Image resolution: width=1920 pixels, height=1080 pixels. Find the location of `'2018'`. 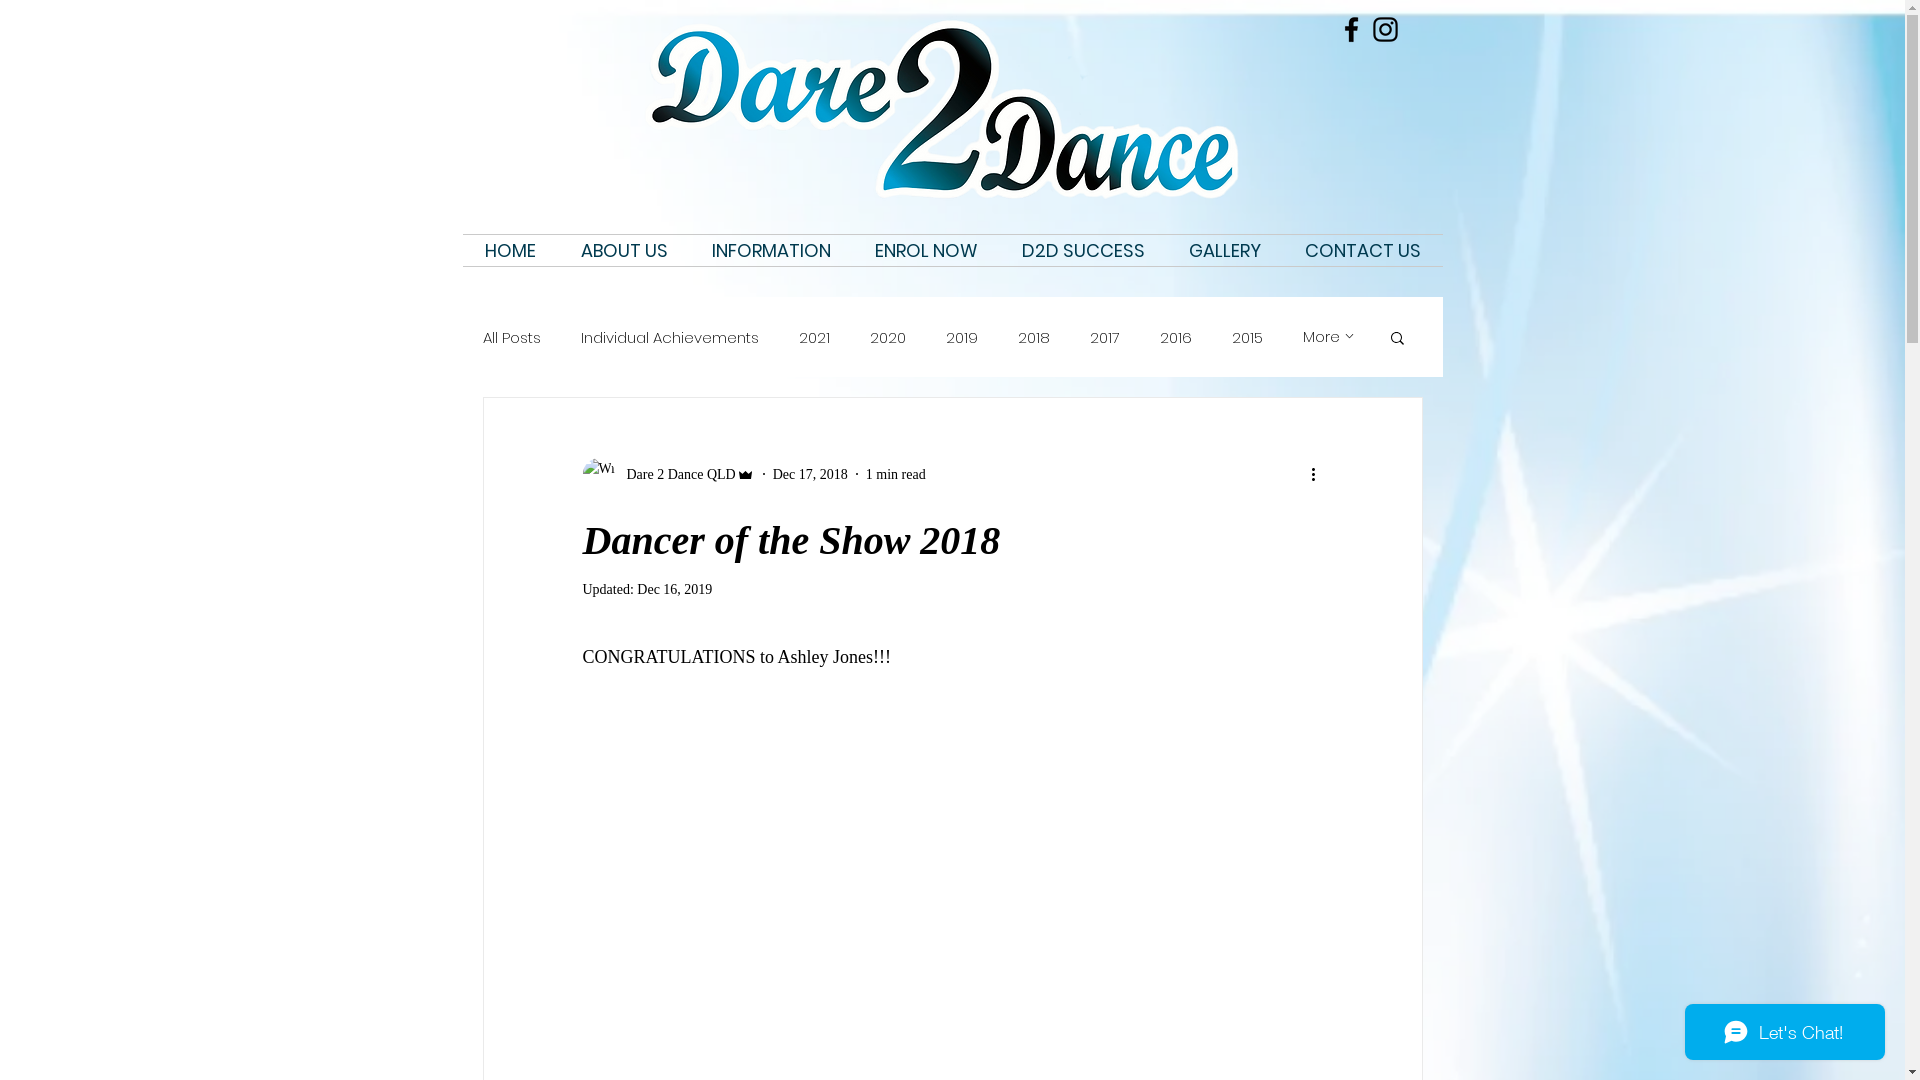

'2018' is located at coordinates (1033, 336).